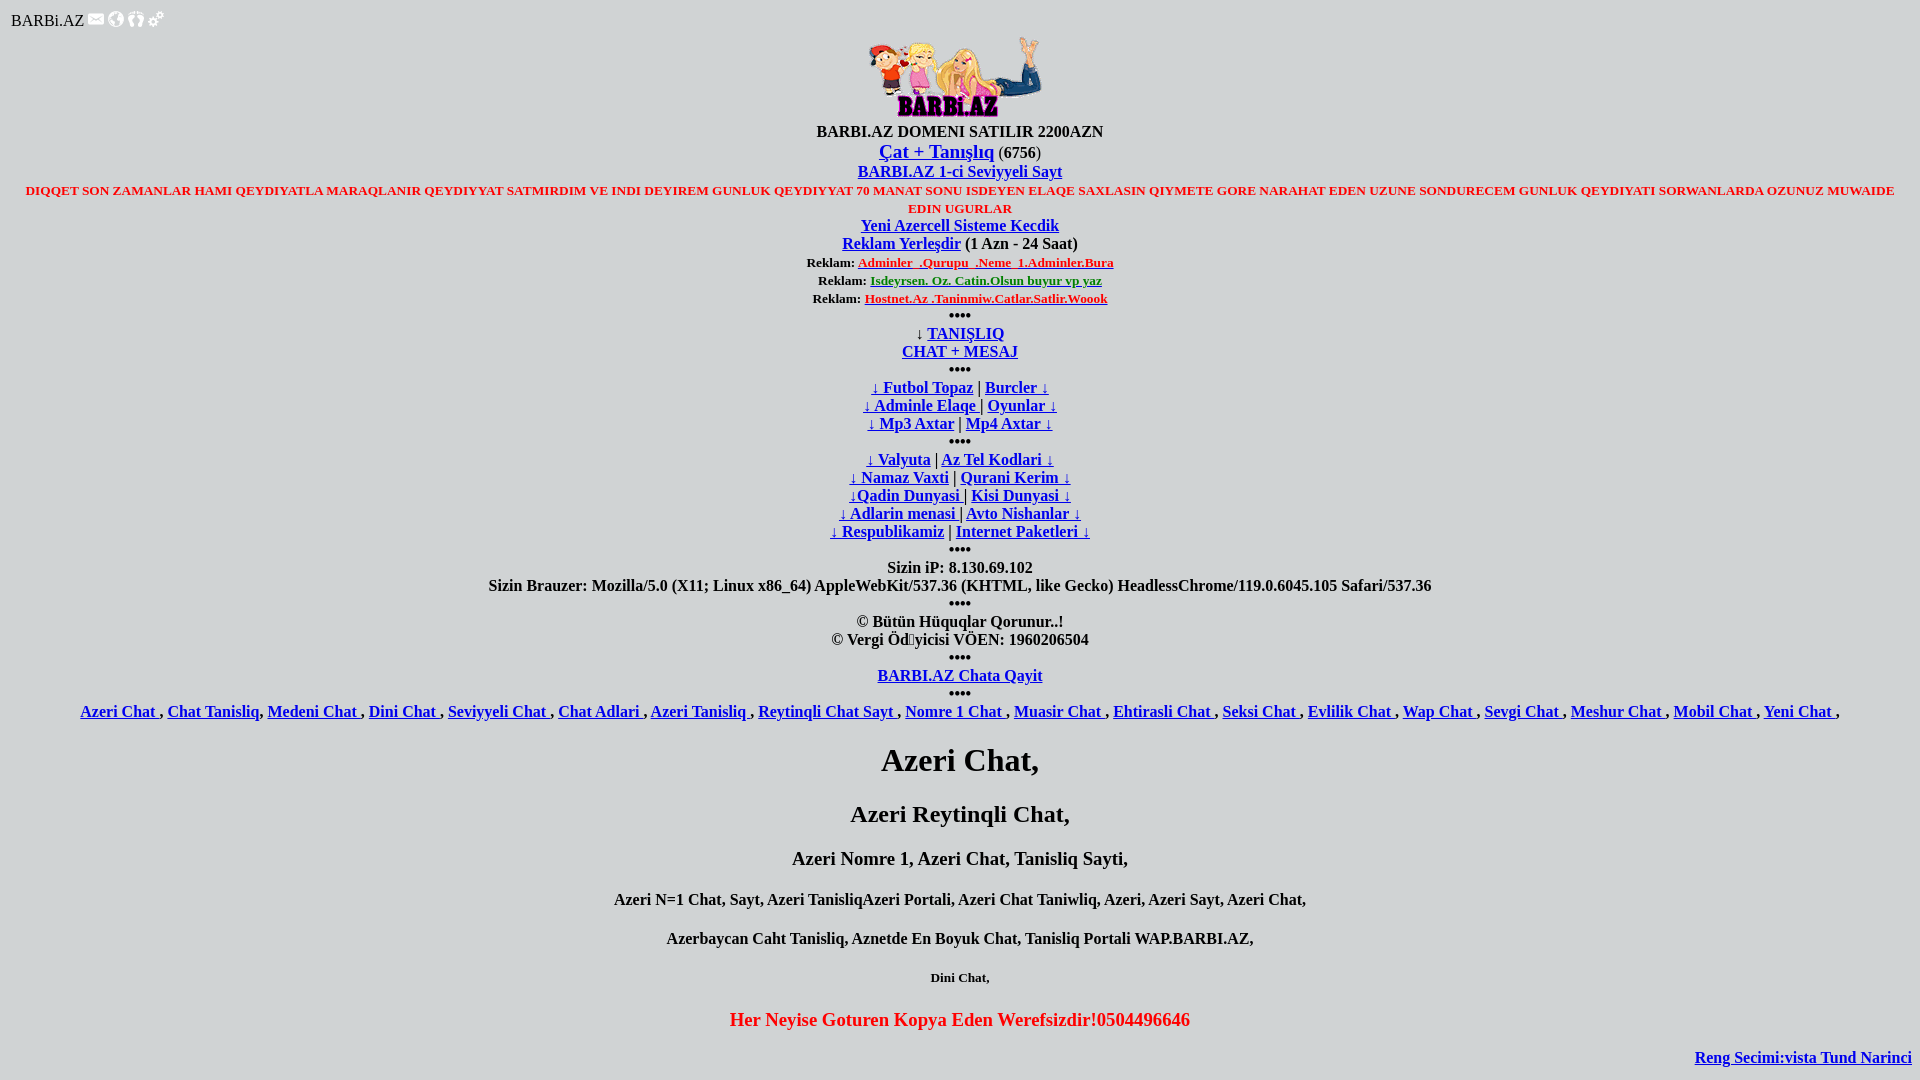  I want to click on 'Reng Secimi:vista Tund Narinci', so click(1803, 1056).